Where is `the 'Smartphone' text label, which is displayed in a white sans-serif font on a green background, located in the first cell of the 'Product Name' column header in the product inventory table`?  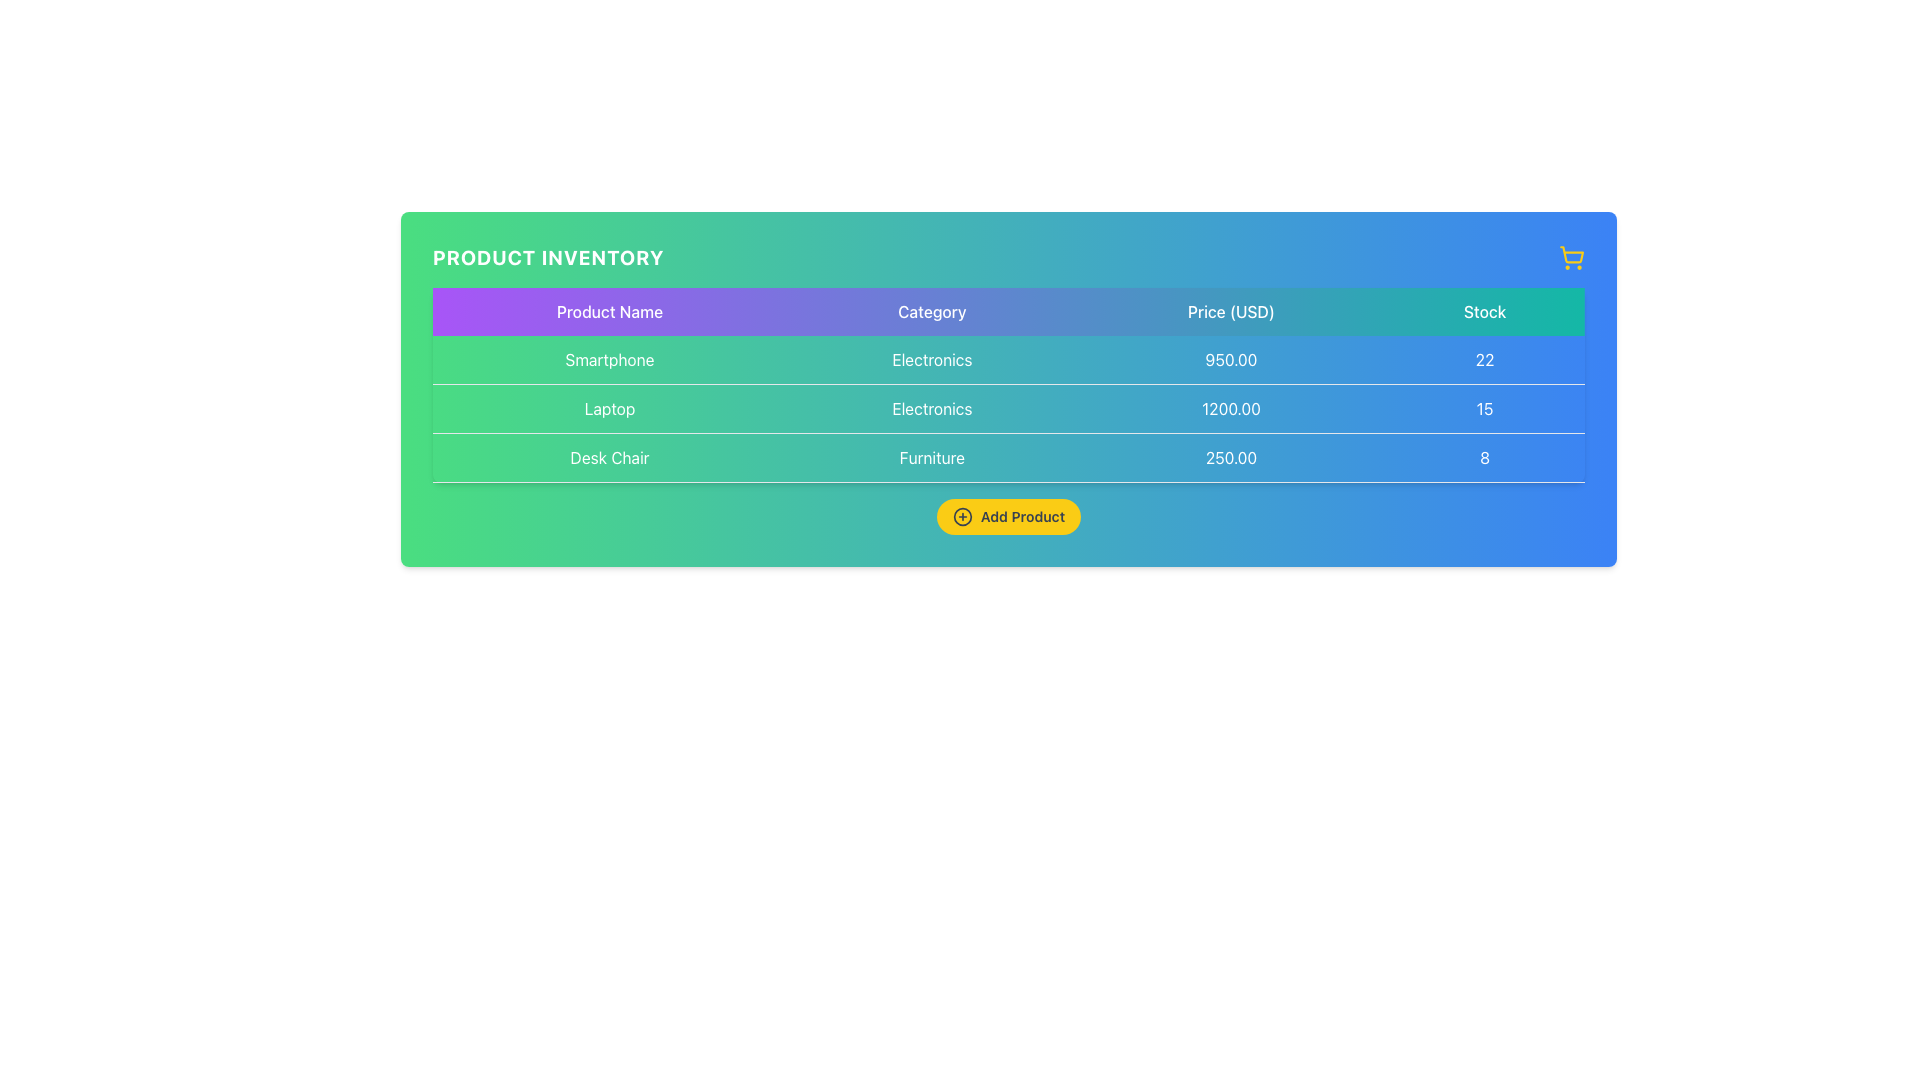 the 'Smartphone' text label, which is displayed in a white sans-serif font on a green background, located in the first cell of the 'Product Name' column header in the product inventory table is located at coordinates (608, 358).